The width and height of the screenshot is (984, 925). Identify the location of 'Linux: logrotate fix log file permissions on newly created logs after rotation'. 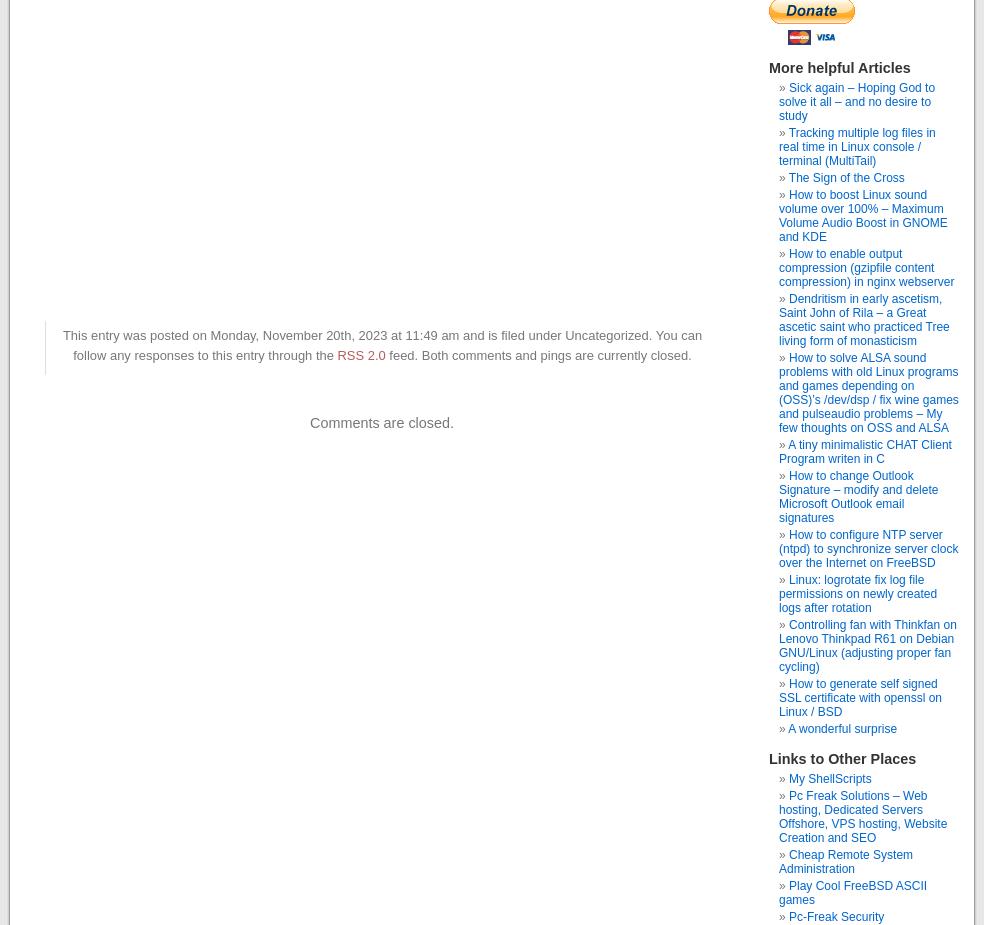
(857, 594).